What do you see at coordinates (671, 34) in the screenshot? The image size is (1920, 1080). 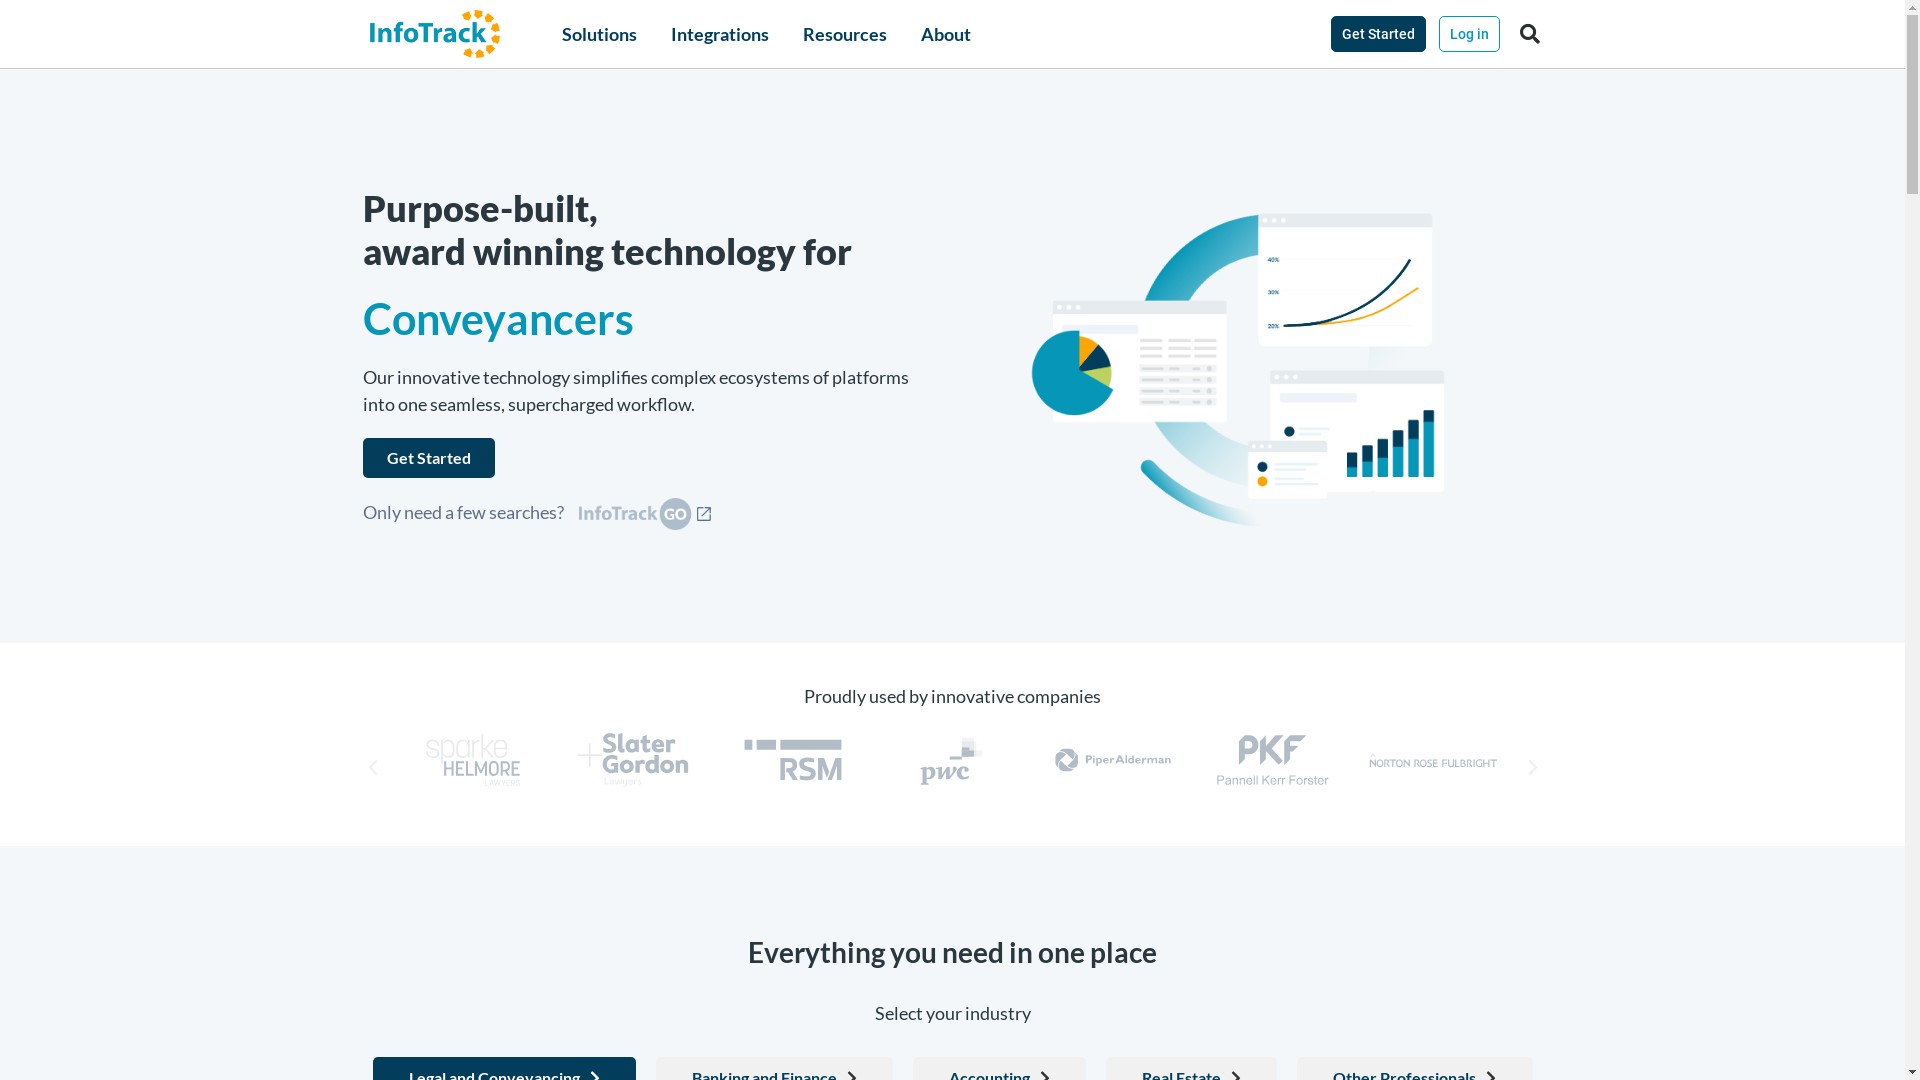 I see `'Integrations'` at bounding box center [671, 34].